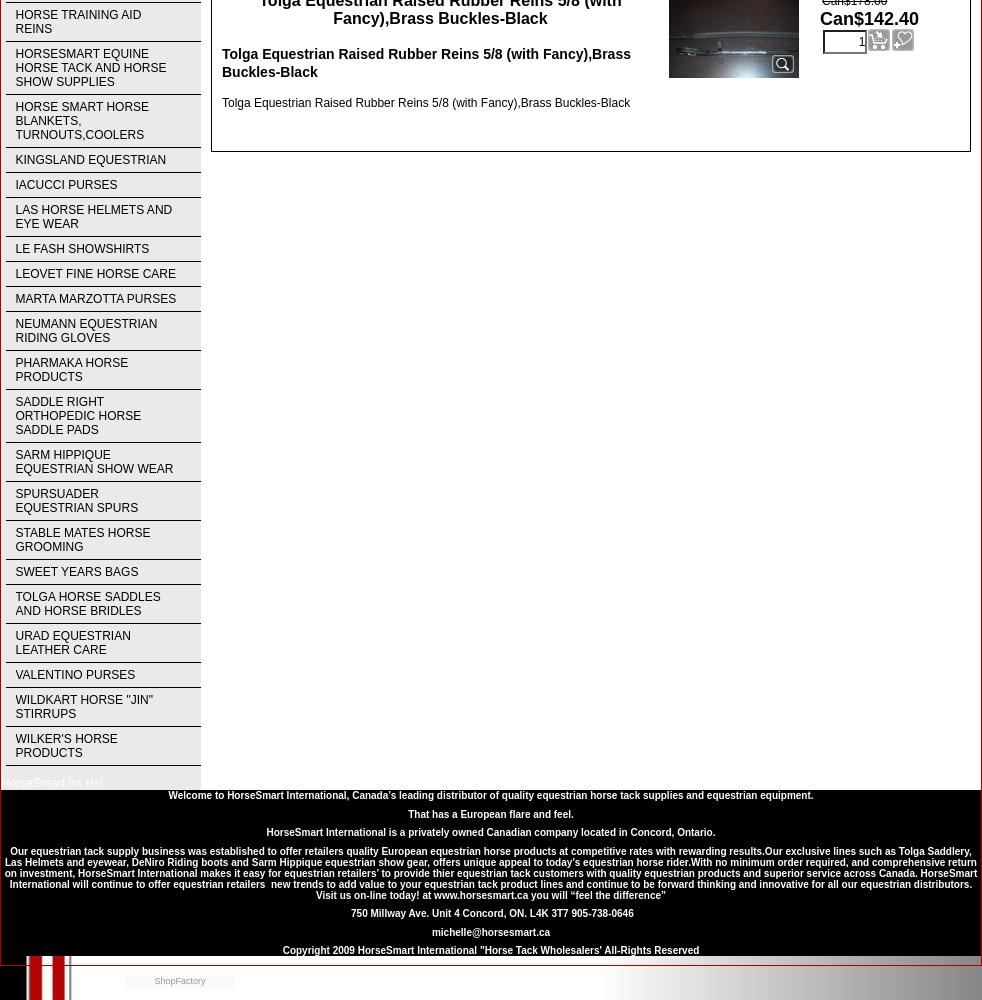  I want to click on 'LE FASH SHOWSHIRTS', so click(80, 248).